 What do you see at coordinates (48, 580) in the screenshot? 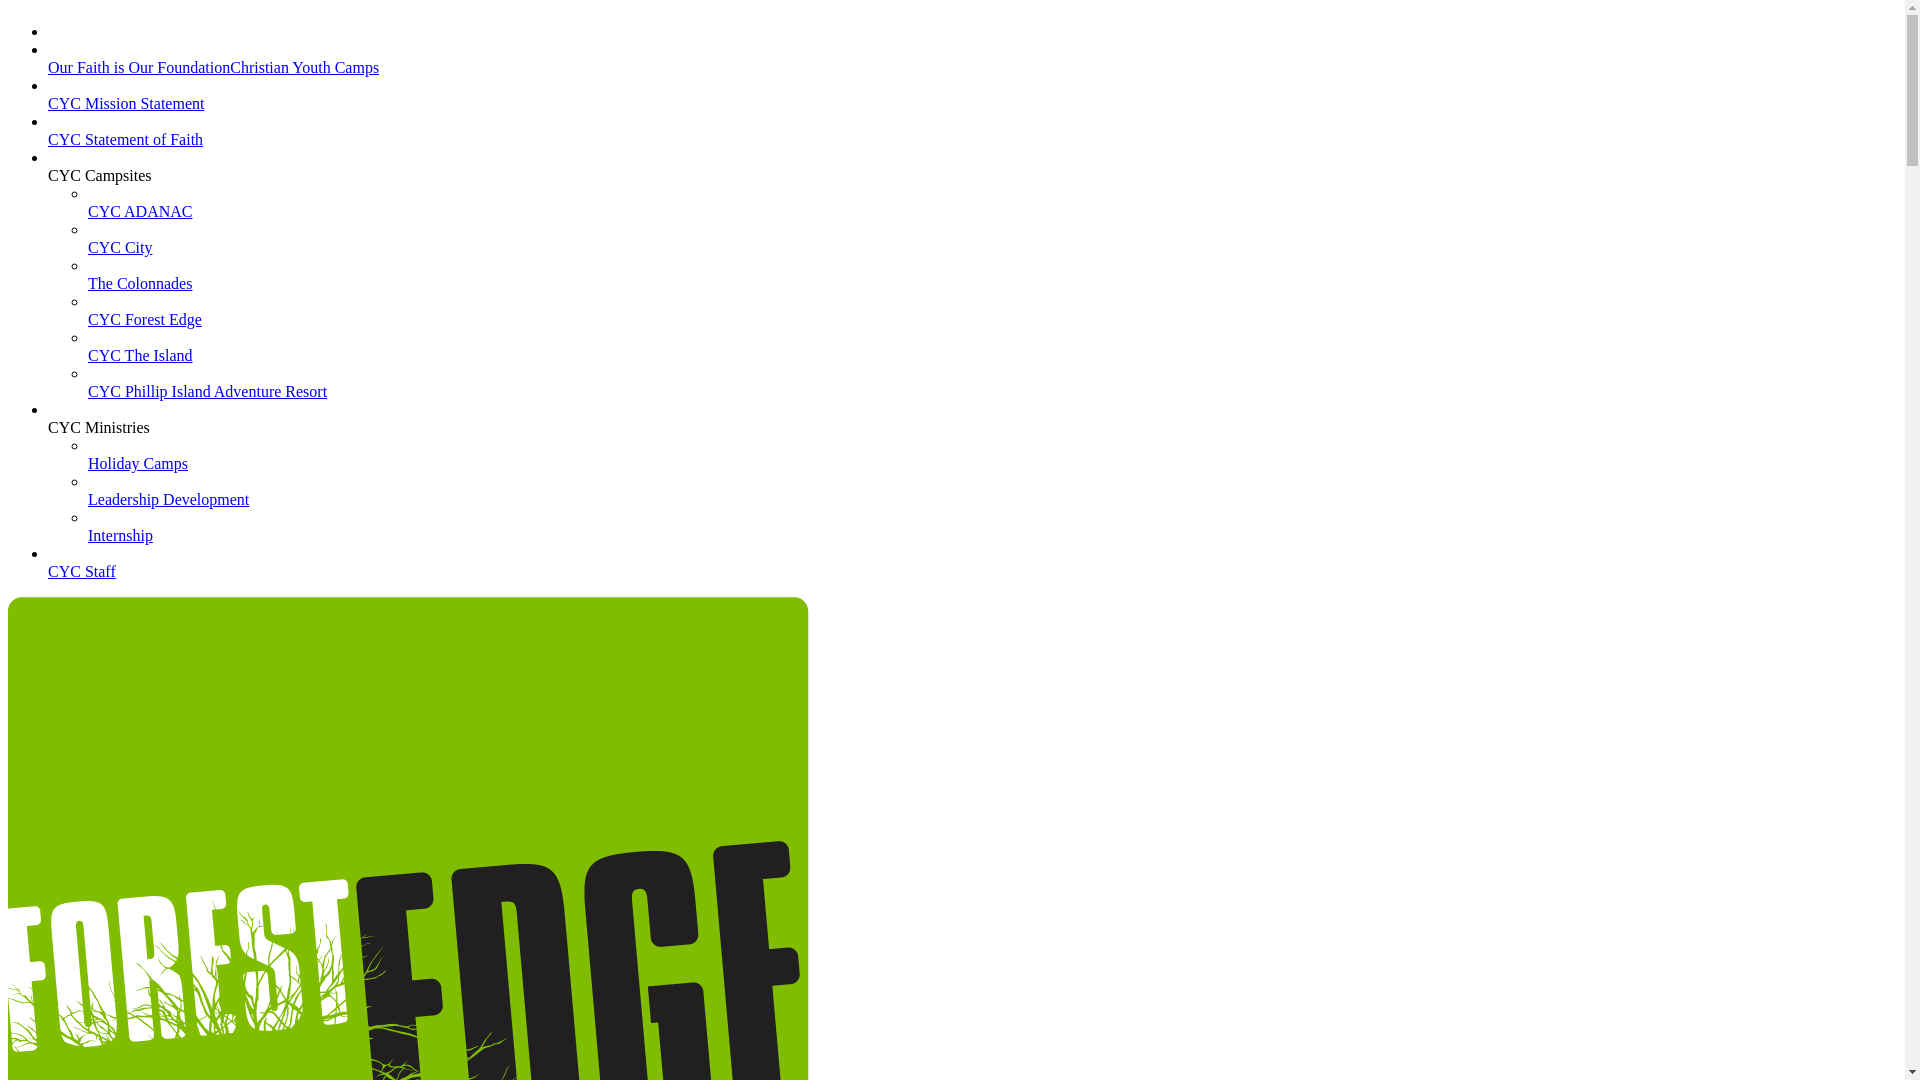
I see `'CYC Staff'` at bounding box center [48, 580].